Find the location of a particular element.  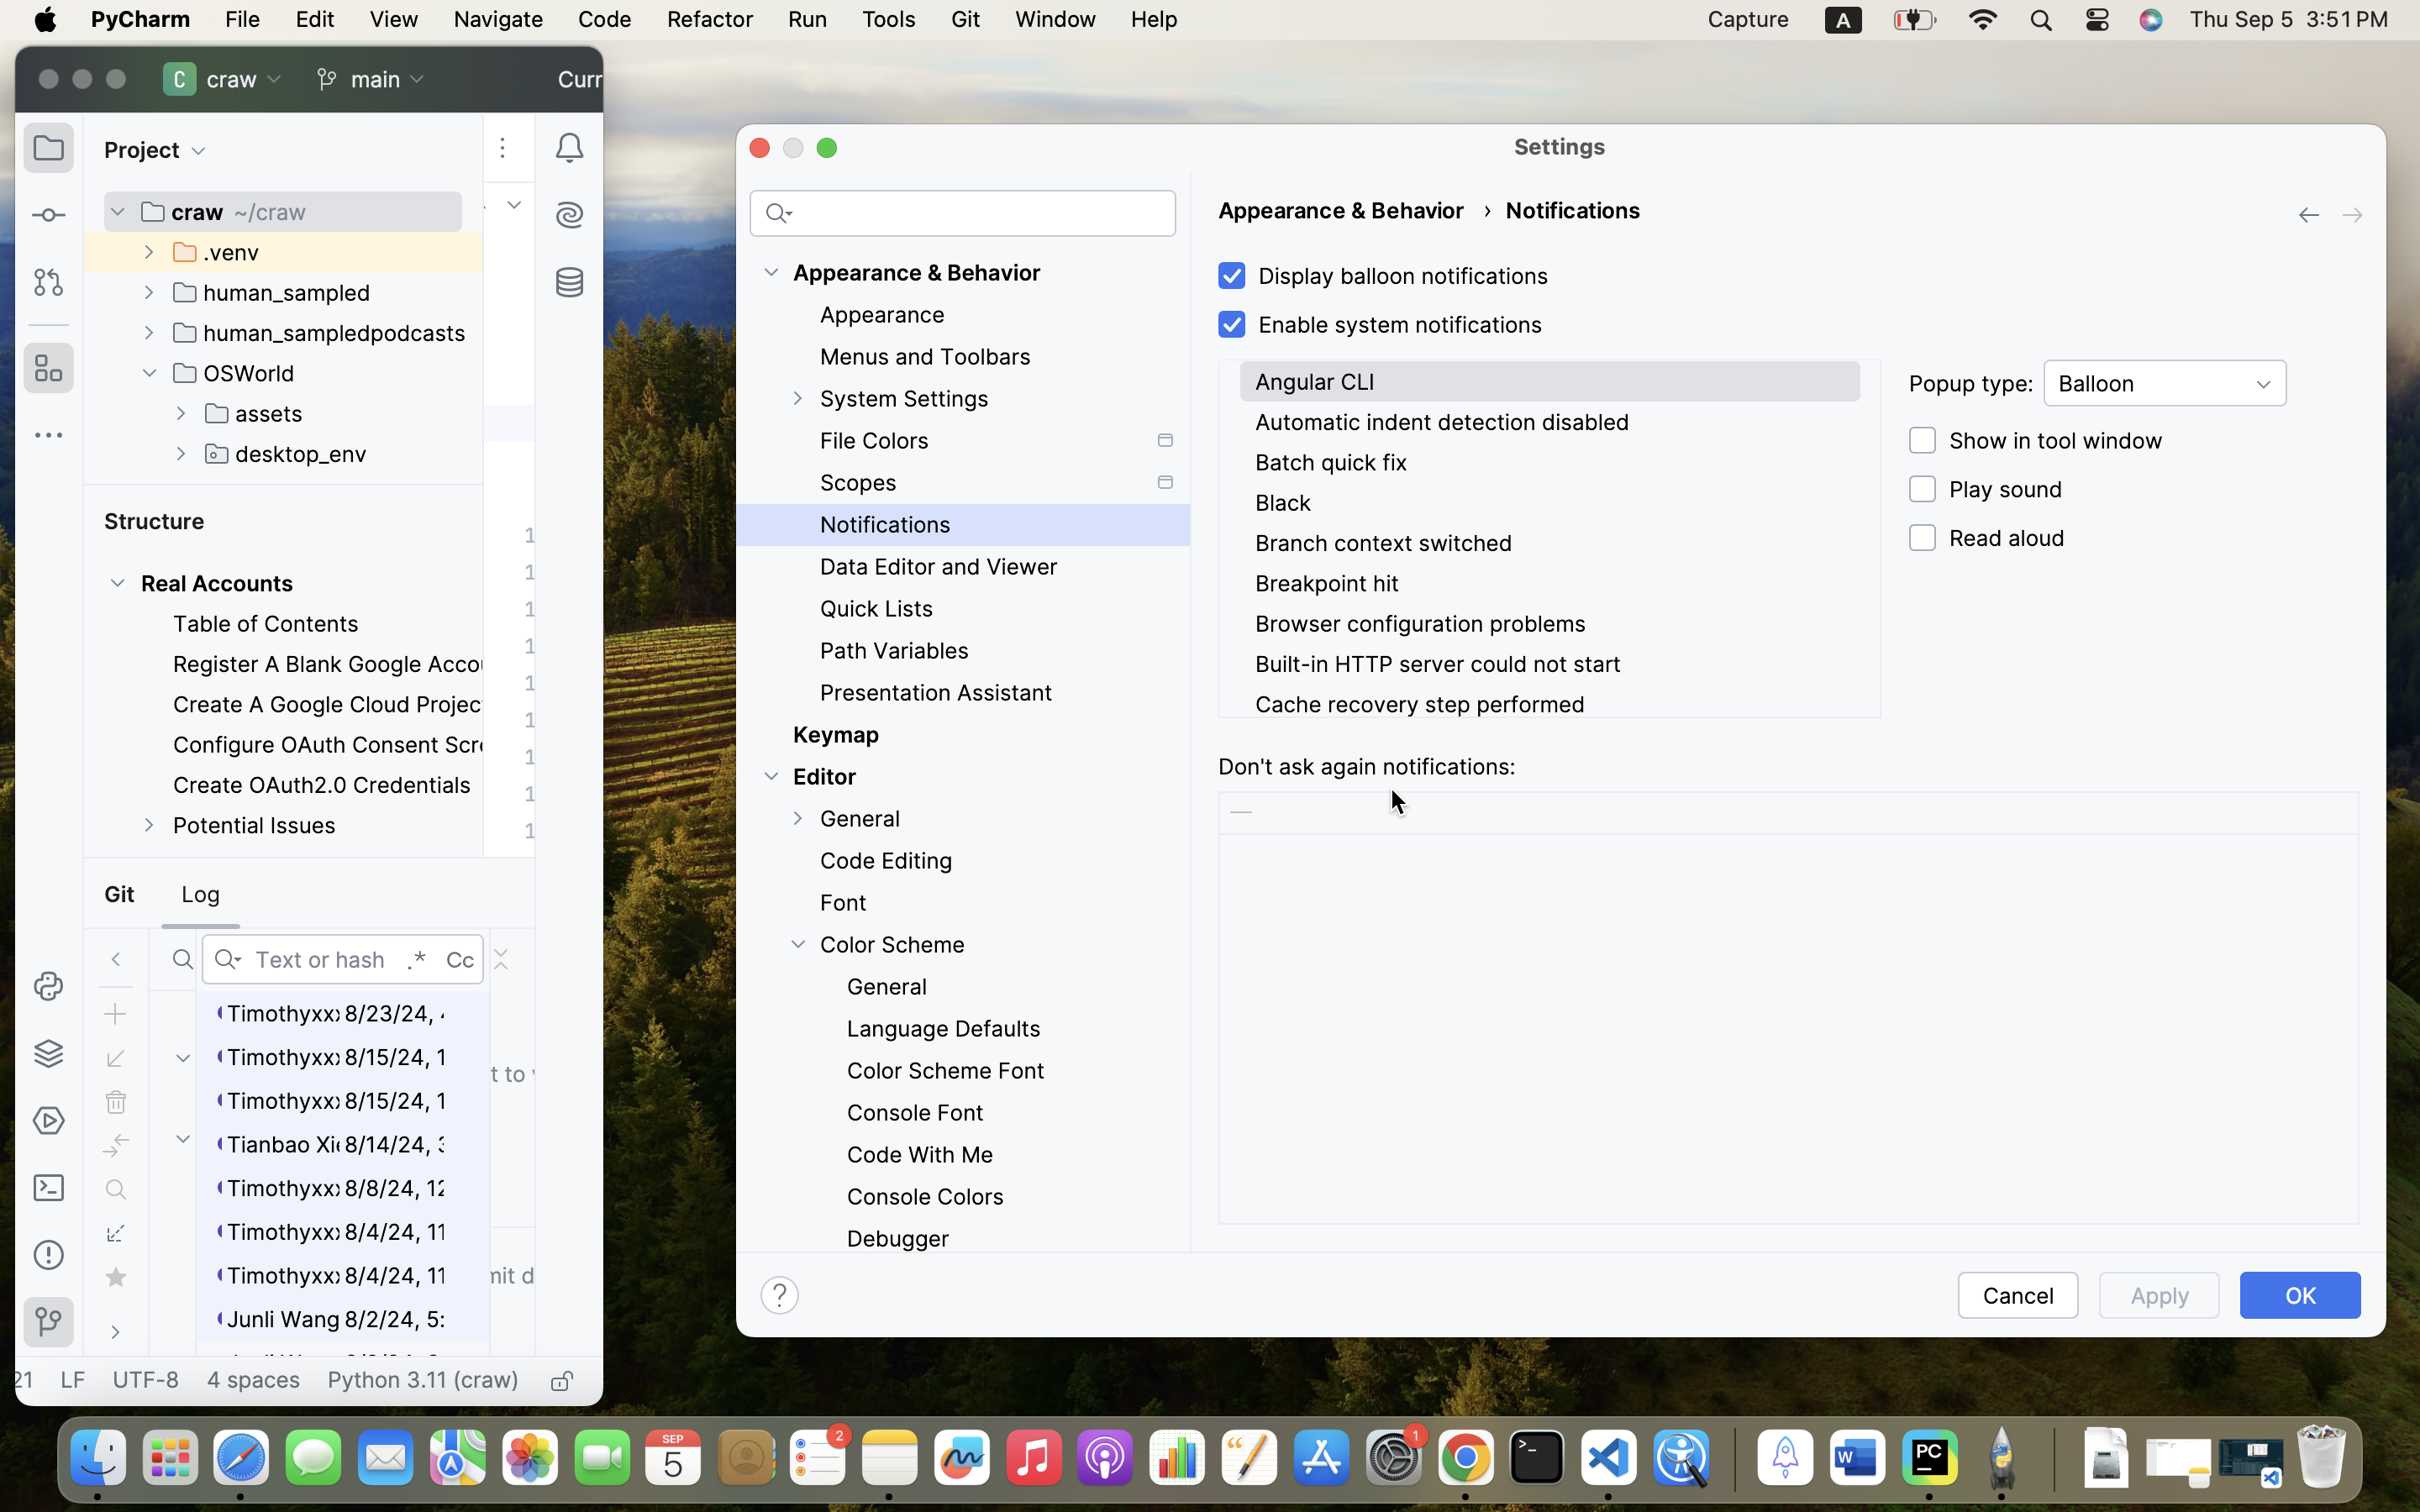

'0.4285714328289032' is located at coordinates (1730, 1458).